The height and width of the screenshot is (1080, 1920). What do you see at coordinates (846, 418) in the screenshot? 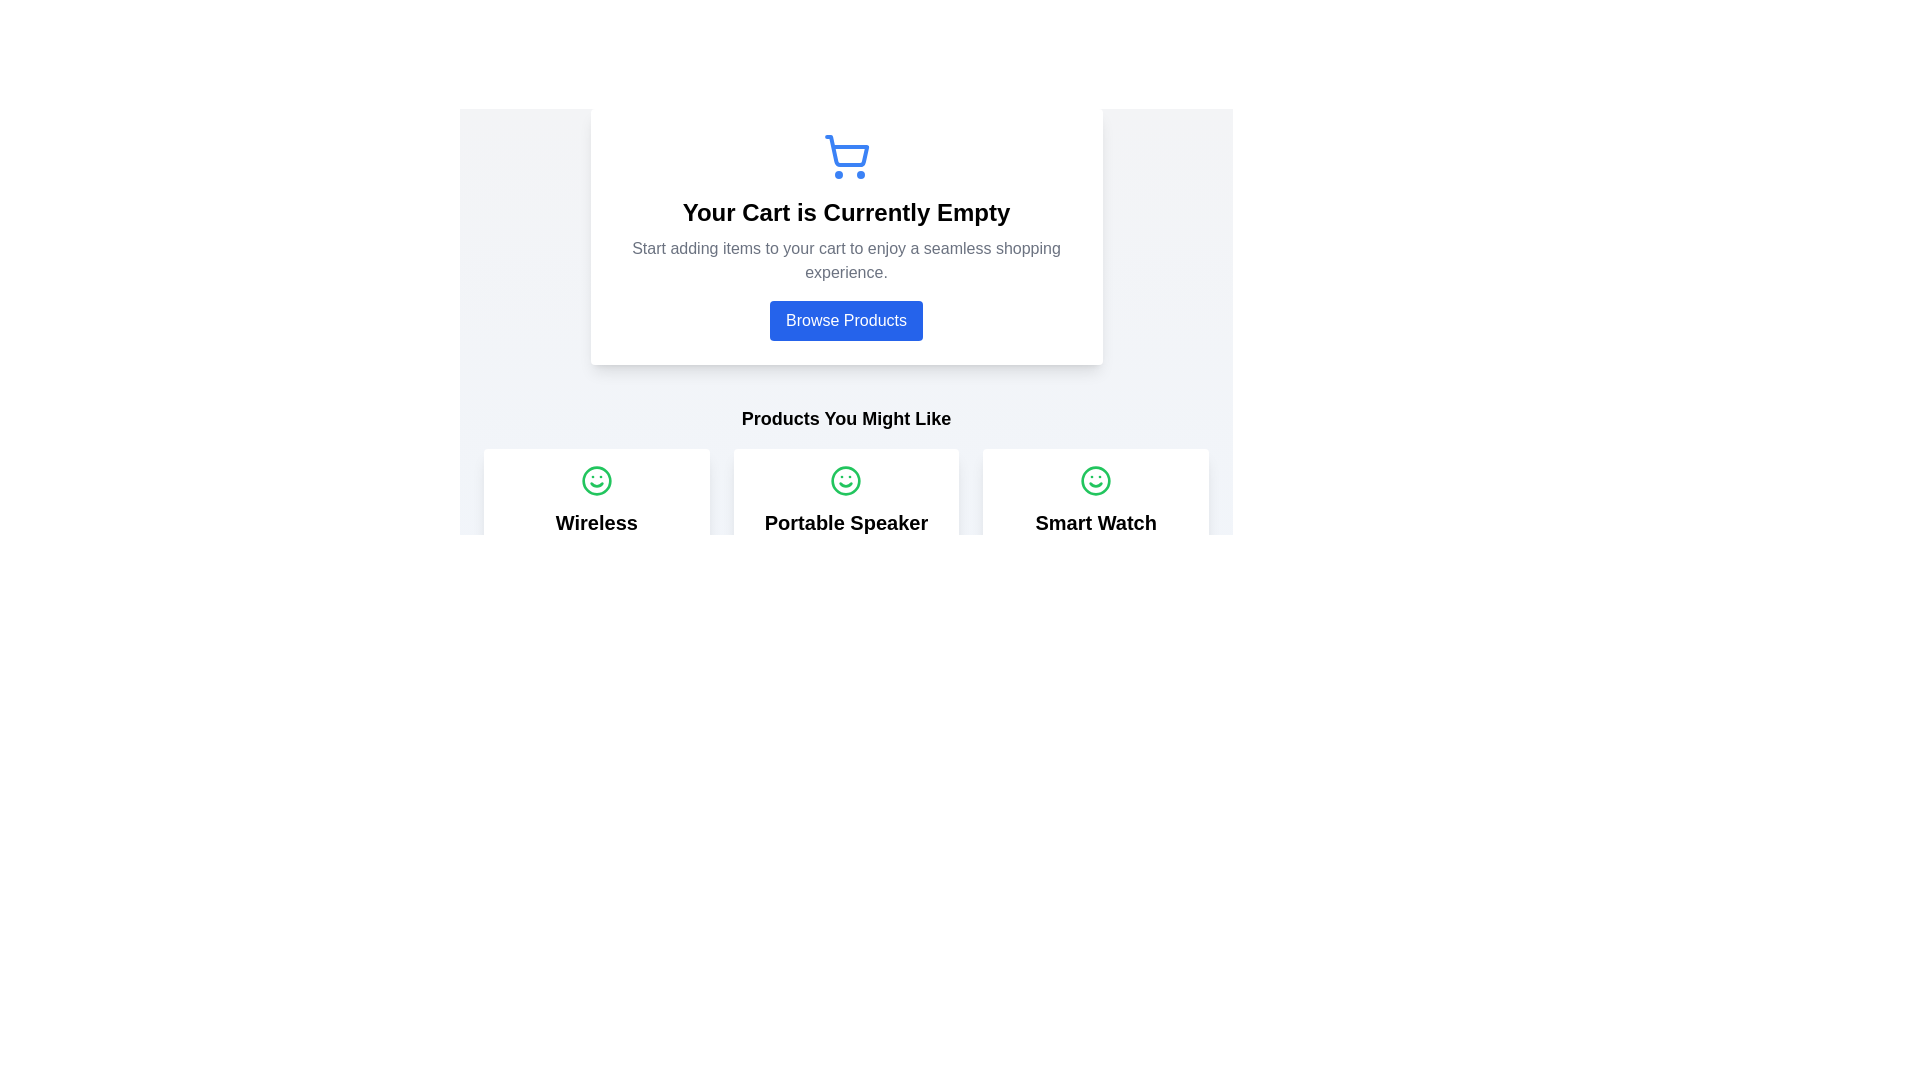
I see `the text element that displays 'Products You Might Like'` at bounding box center [846, 418].